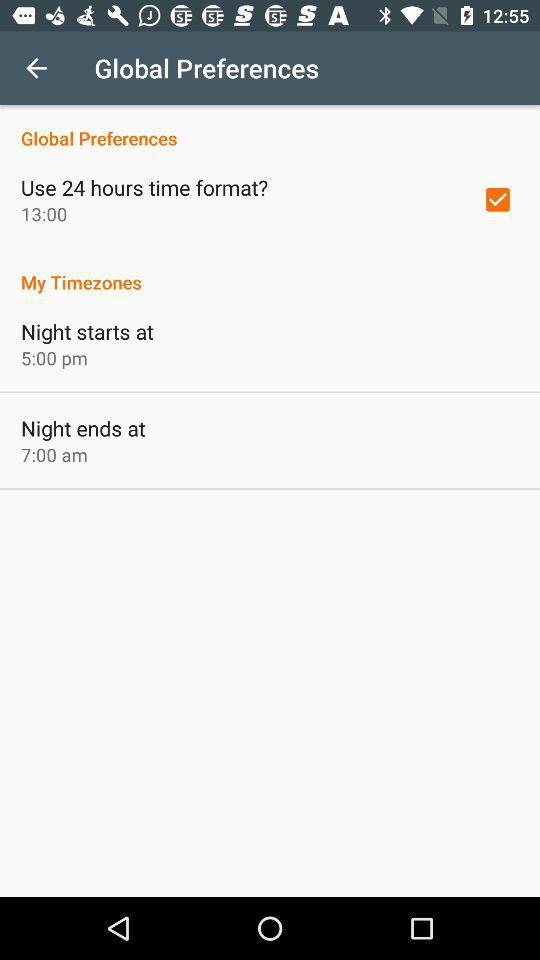 The image size is (540, 960). I want to click on the my timezones item, so click(270, 270).